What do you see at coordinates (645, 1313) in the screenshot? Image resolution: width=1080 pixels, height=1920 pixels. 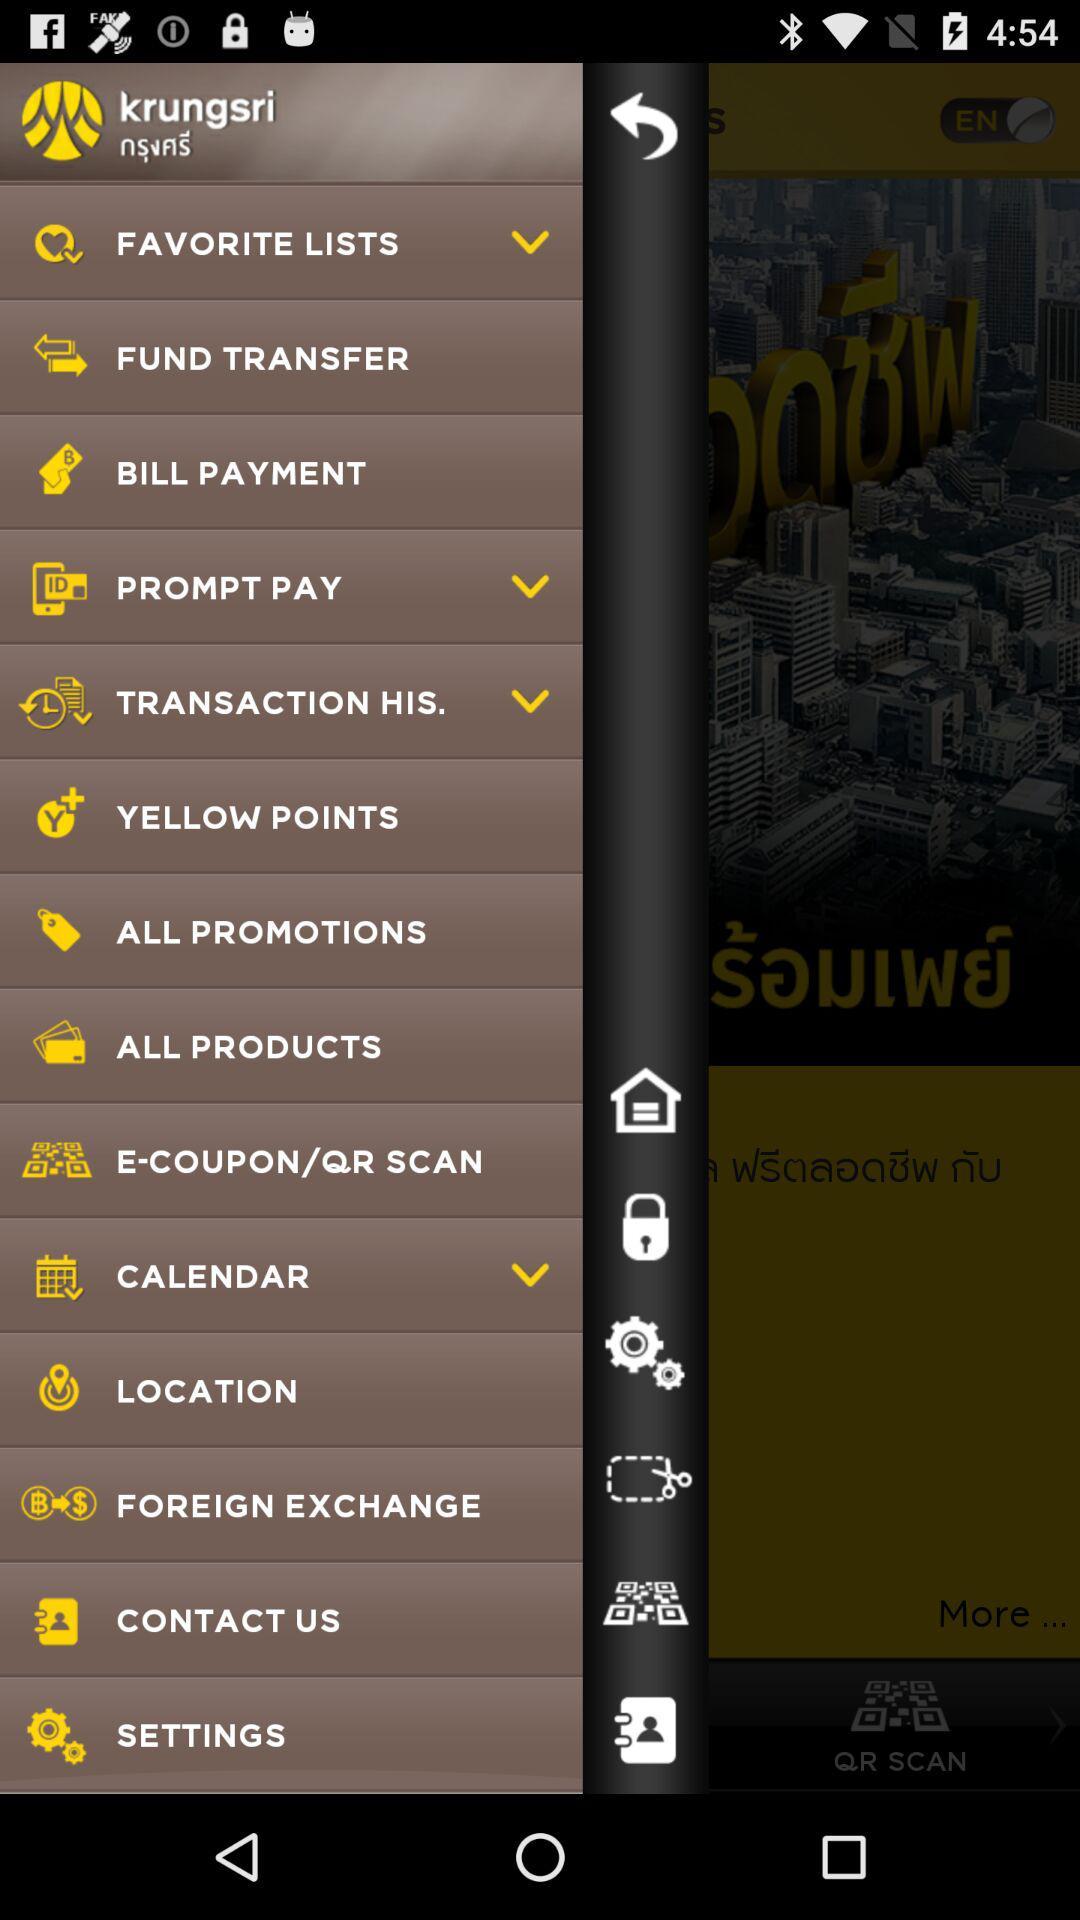 I see `the lock icon` at bounding box center [645, 1313].